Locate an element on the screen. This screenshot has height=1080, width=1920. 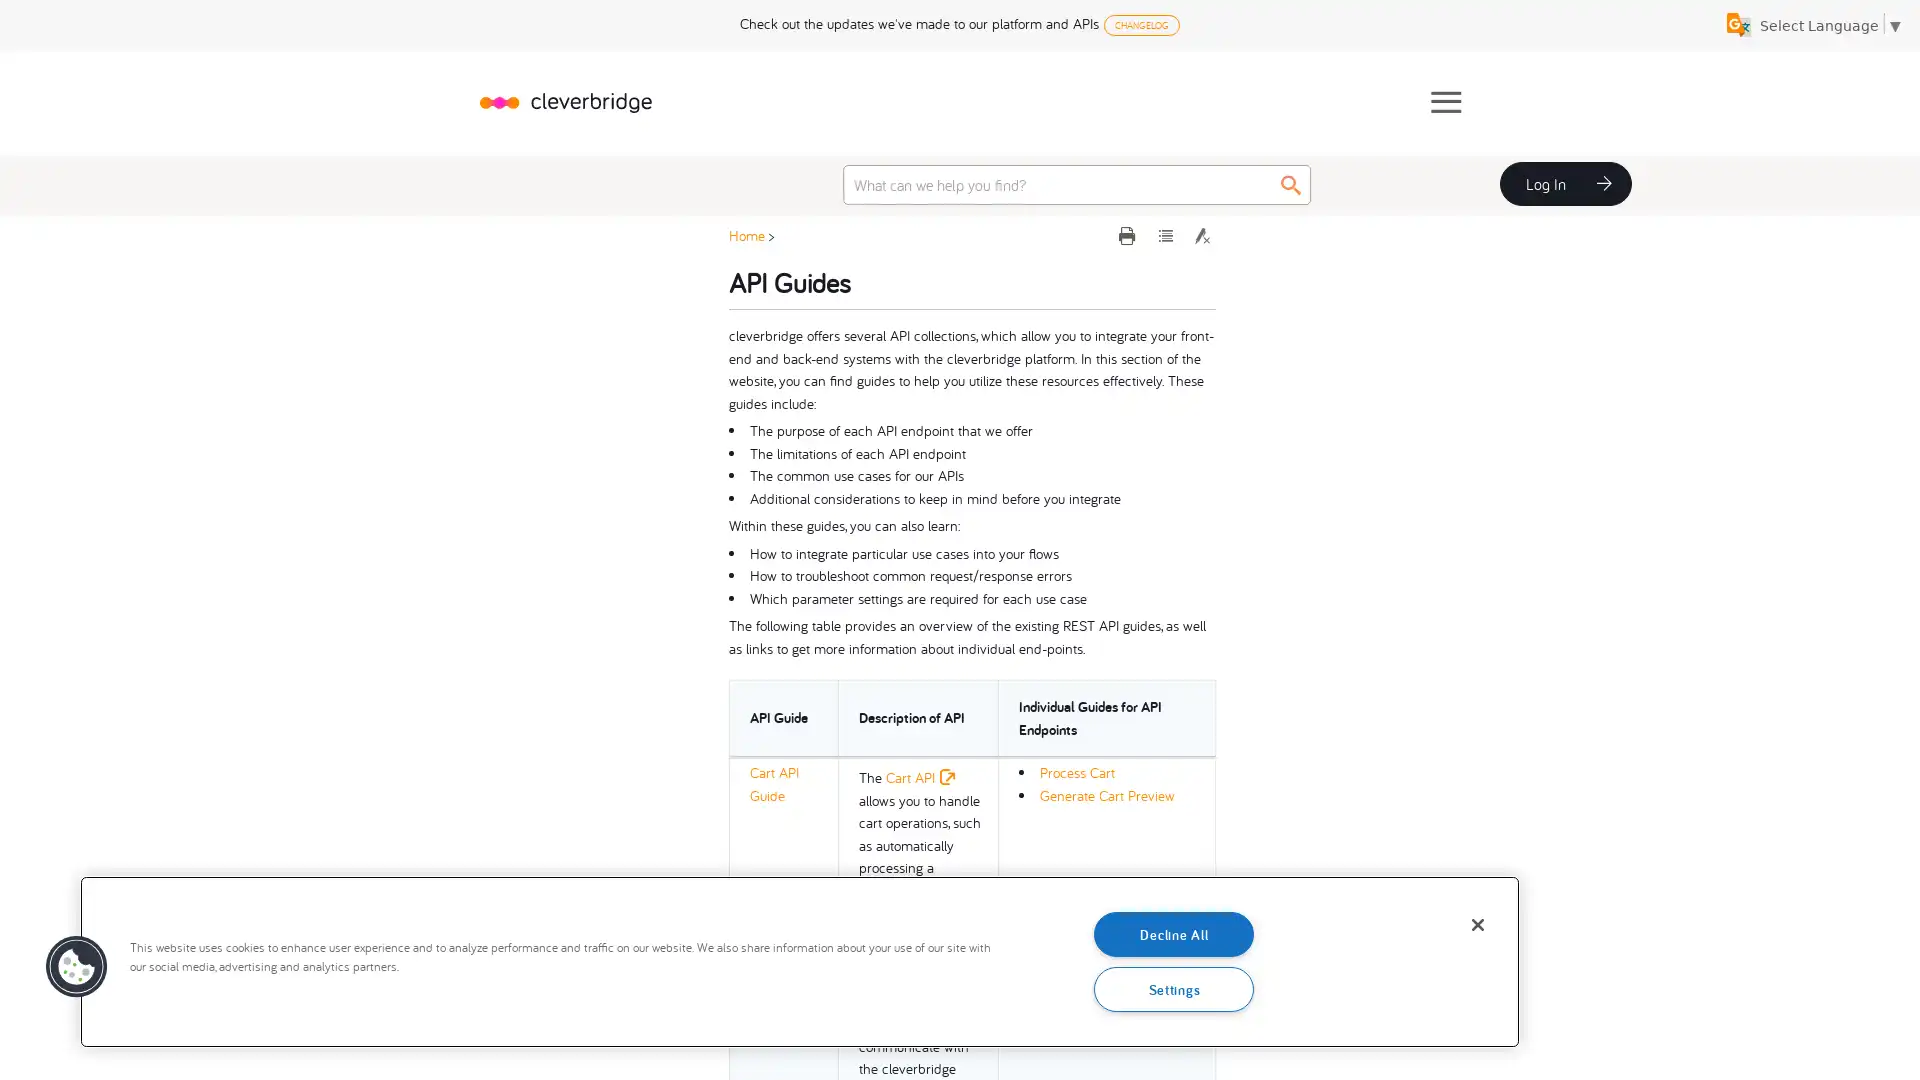
Show Navigation Panel is located at coordinates (1445, 101).